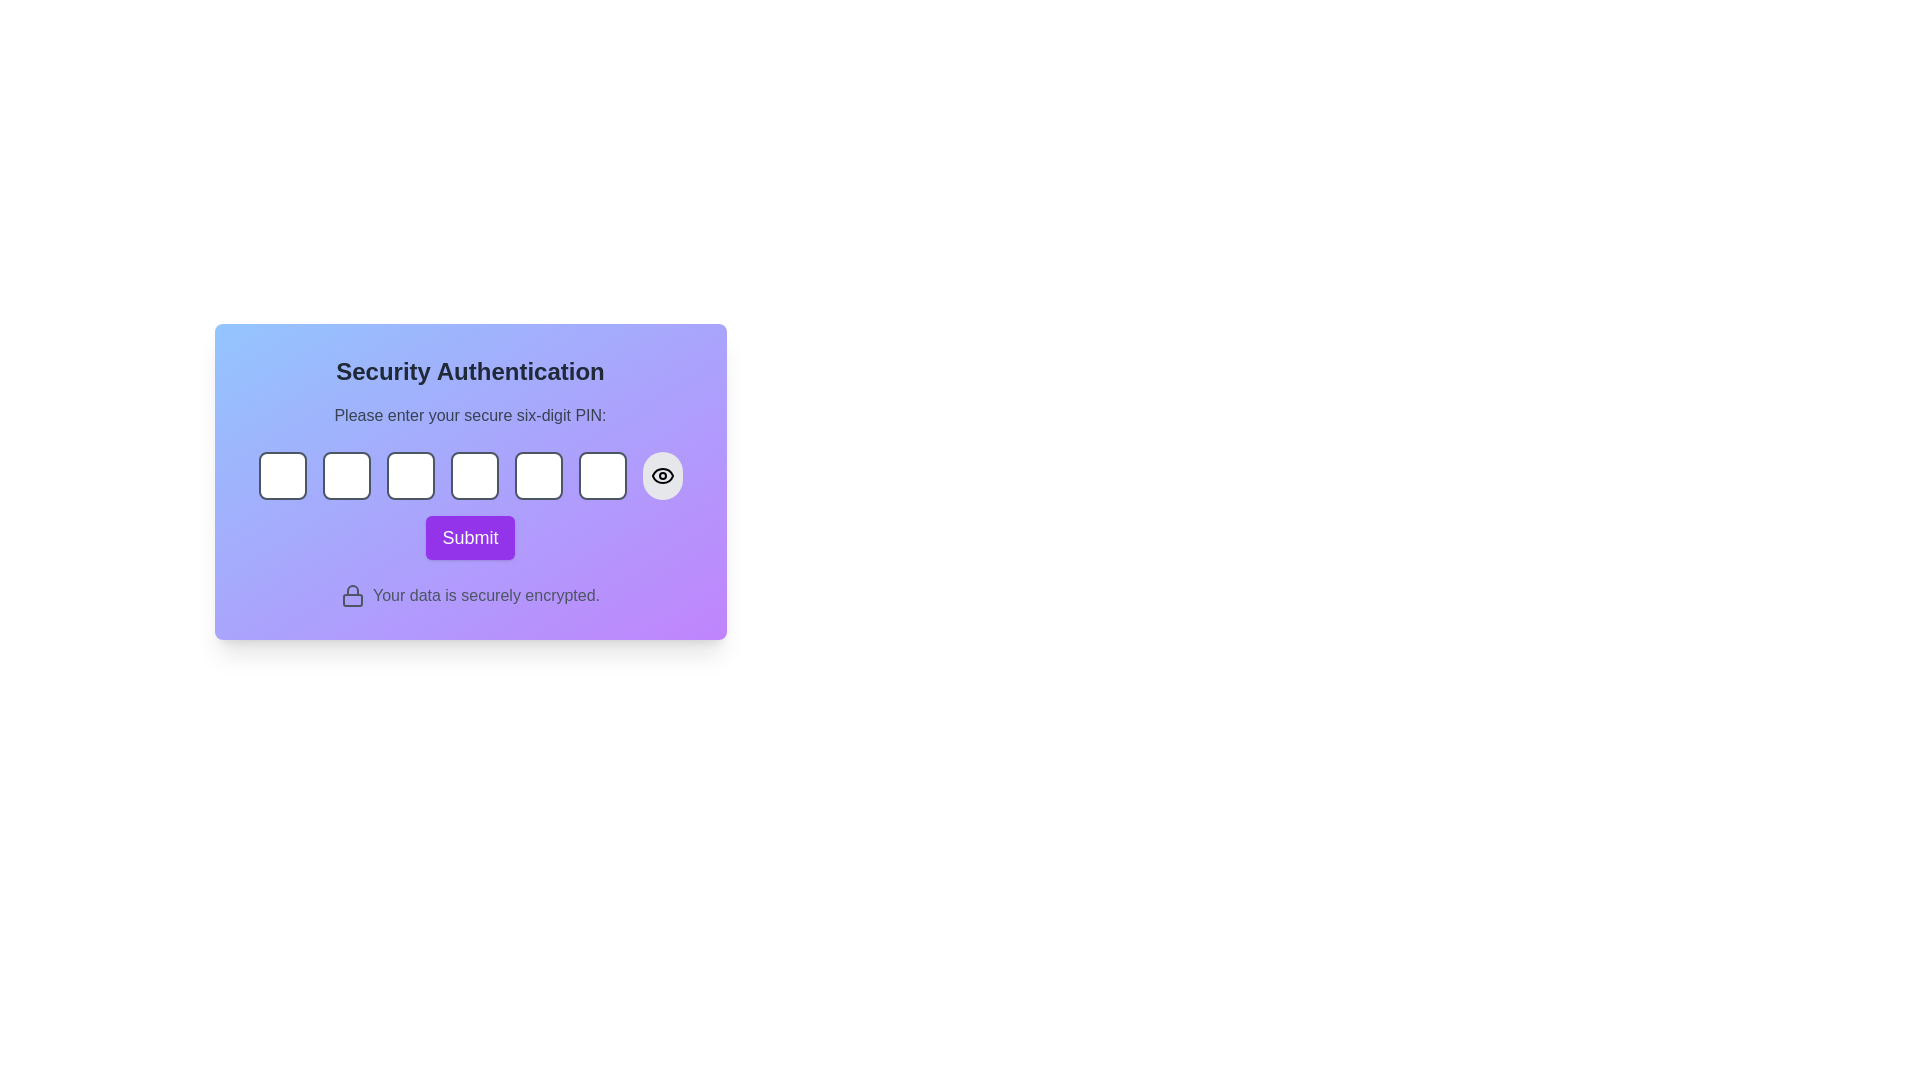 This screenshot has height=1080, width=1920. Describe the element at coordinates (469, 482) in the screenshot. I see `the fourth PIN input box to focus for entering a digit of the six-digit PIN` at that location.